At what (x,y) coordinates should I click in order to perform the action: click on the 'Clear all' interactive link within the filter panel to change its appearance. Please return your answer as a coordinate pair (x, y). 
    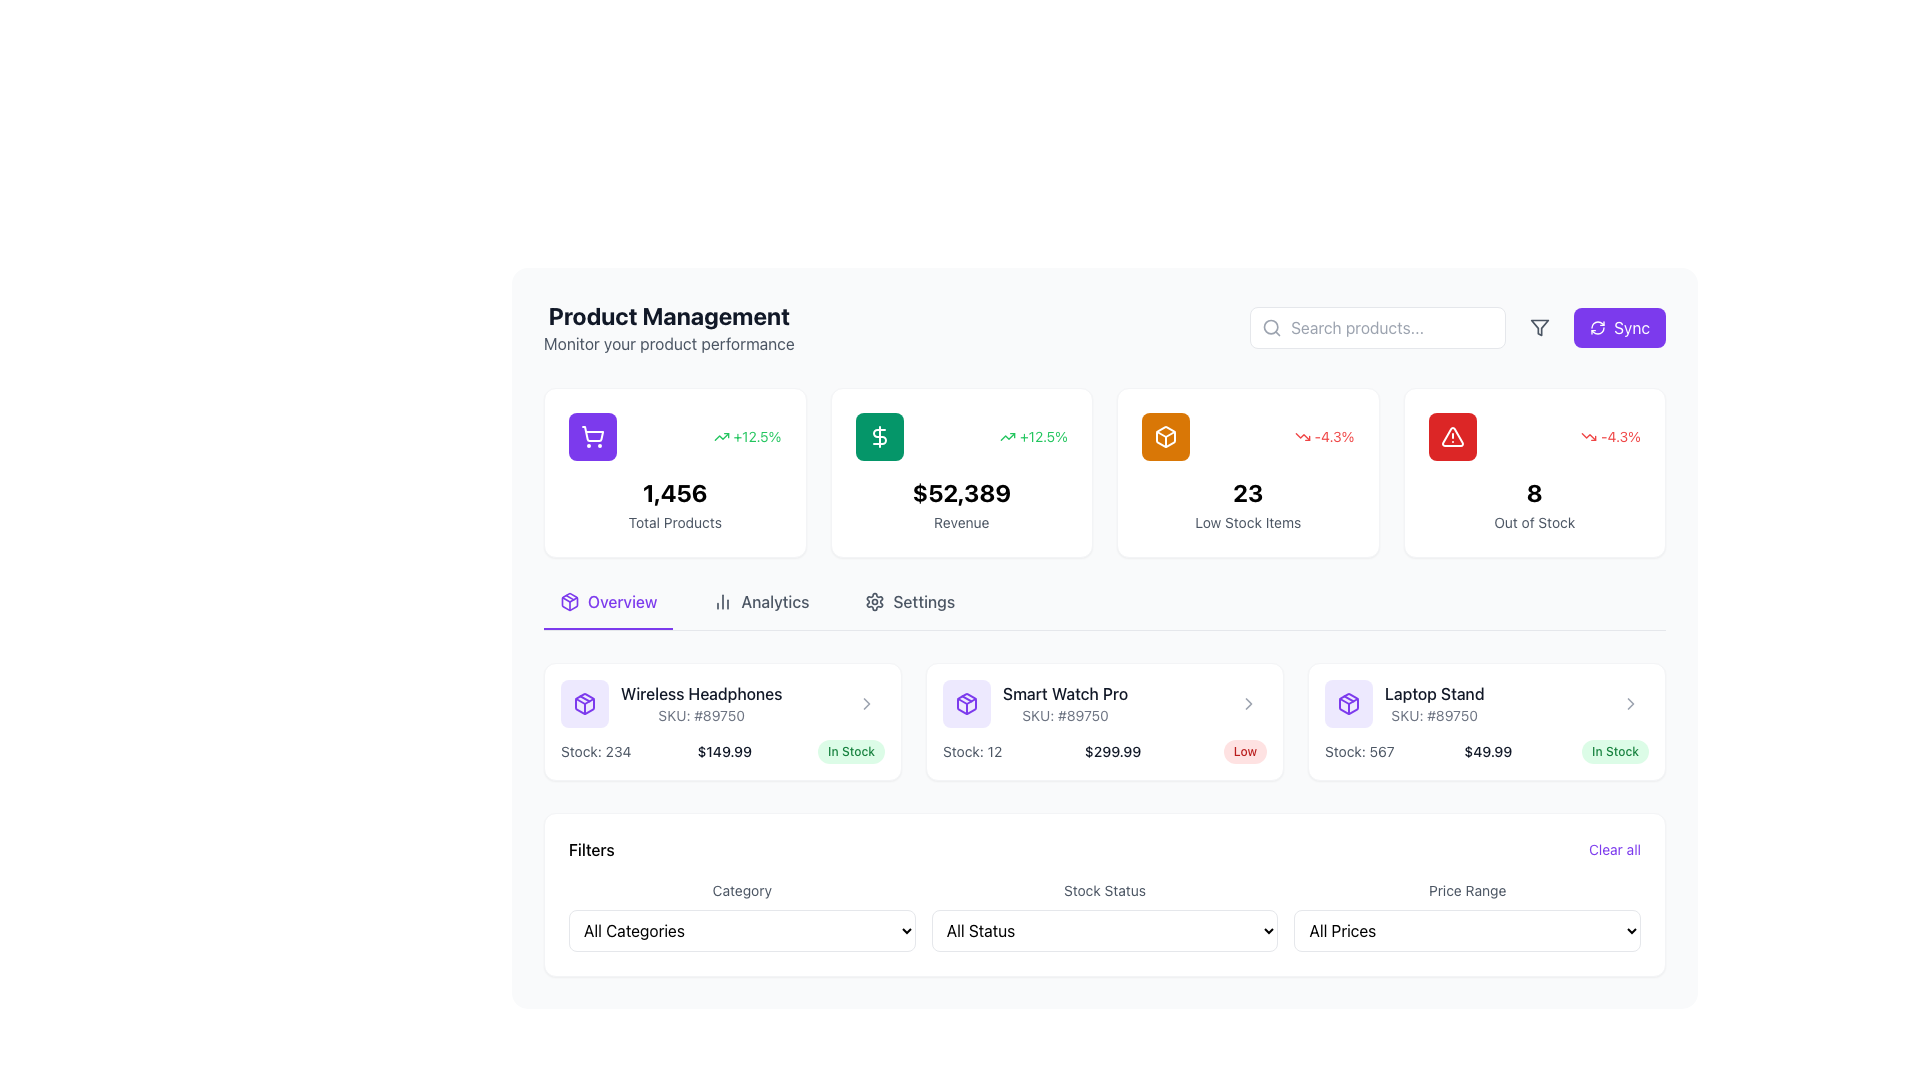
    Looking at the image, I should click on (1103, 849).